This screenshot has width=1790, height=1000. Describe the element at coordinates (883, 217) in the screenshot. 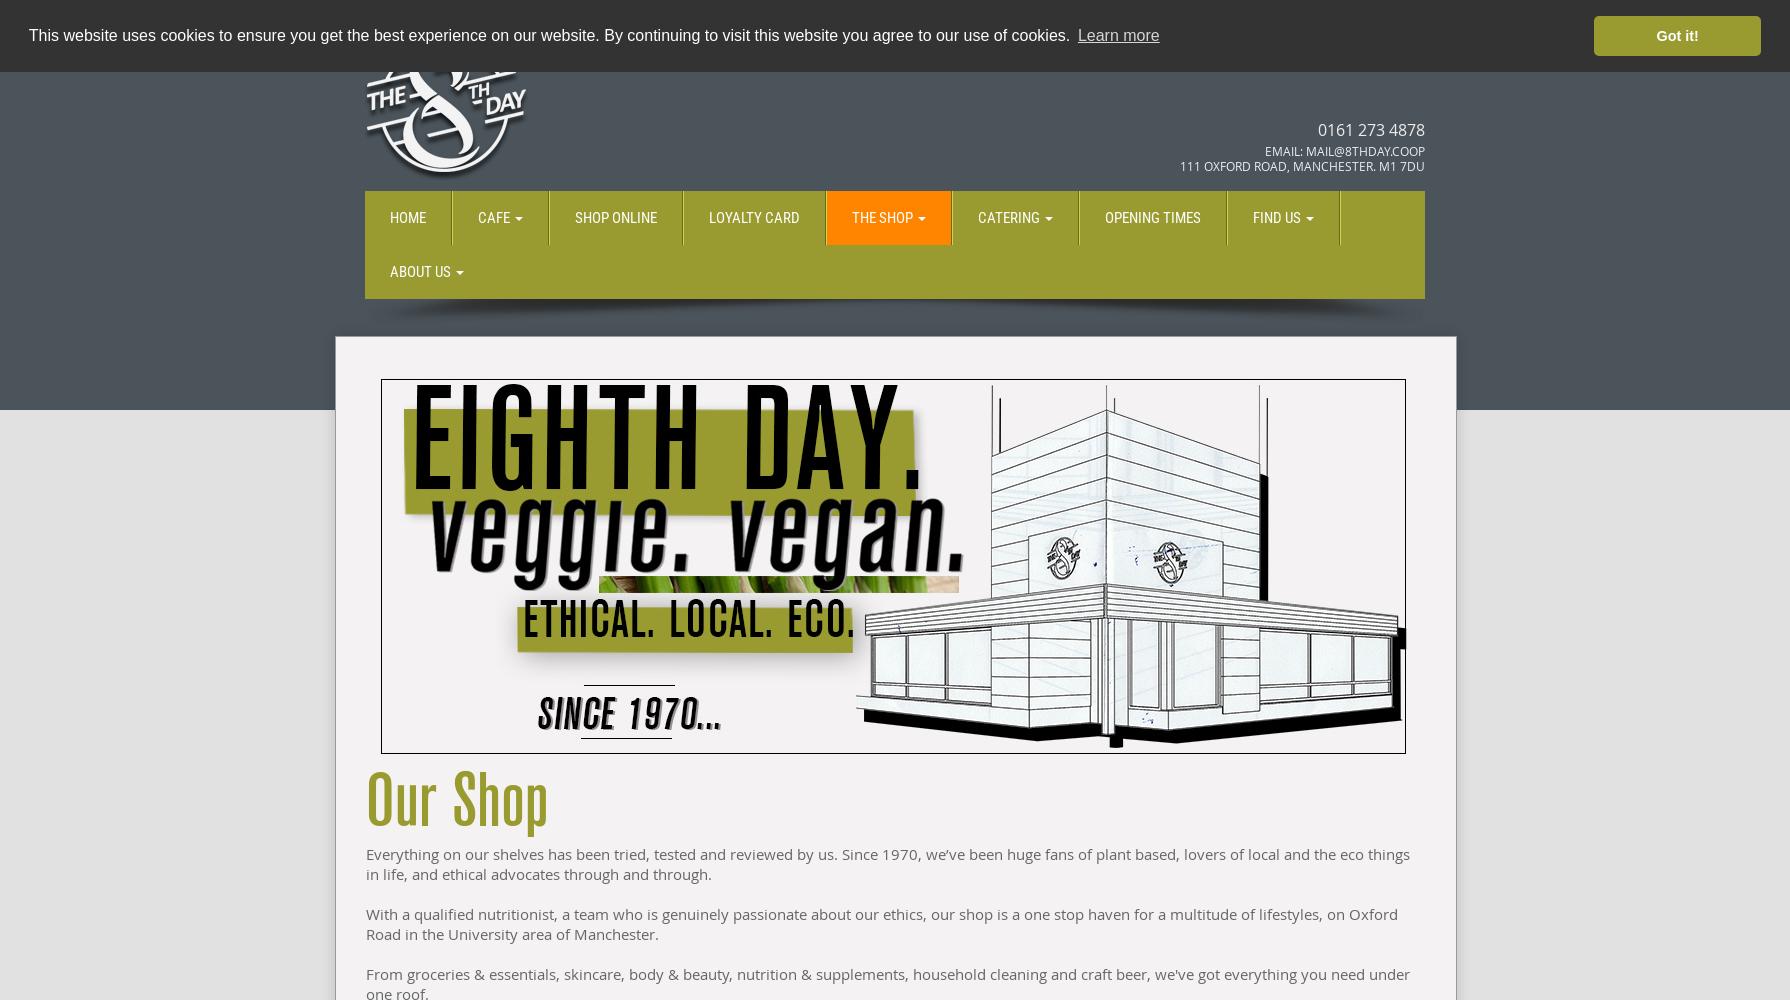

I see `'The Shop'` at that location.